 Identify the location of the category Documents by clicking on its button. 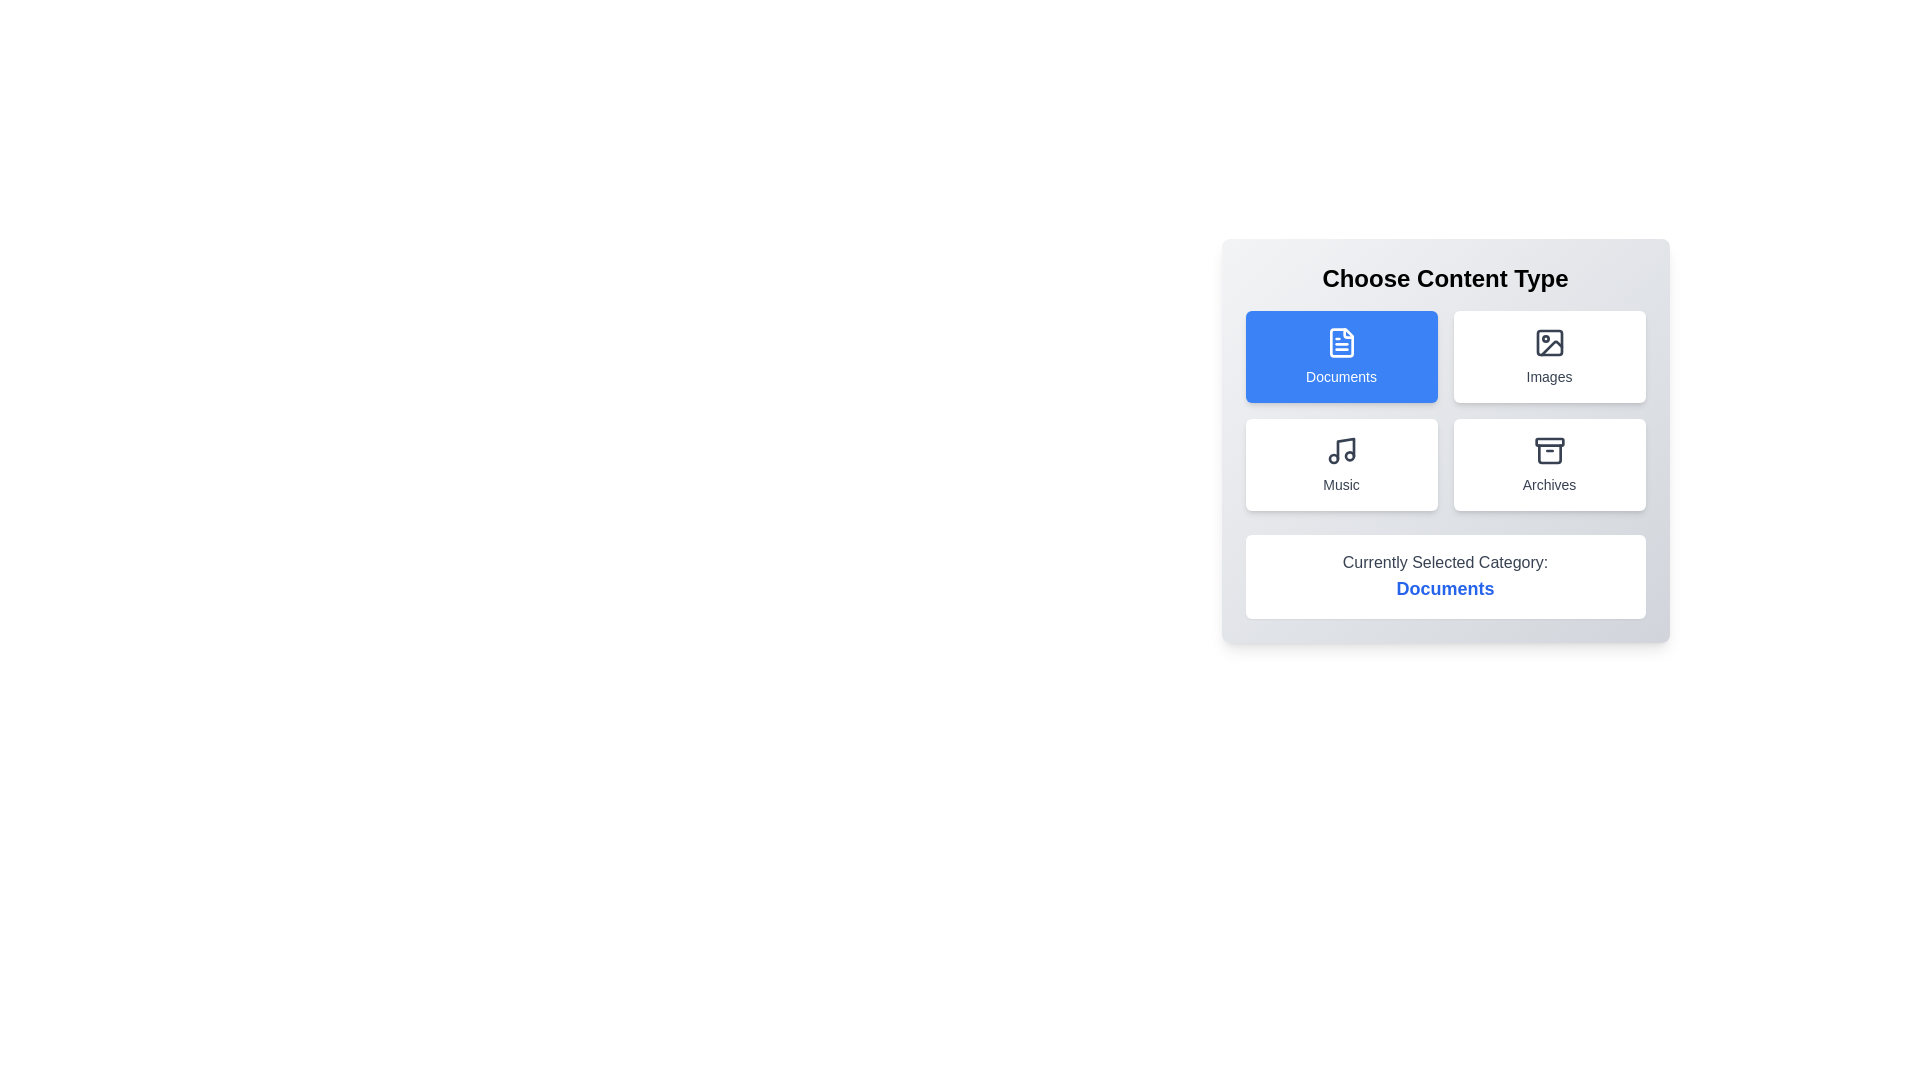
(1341, 356).